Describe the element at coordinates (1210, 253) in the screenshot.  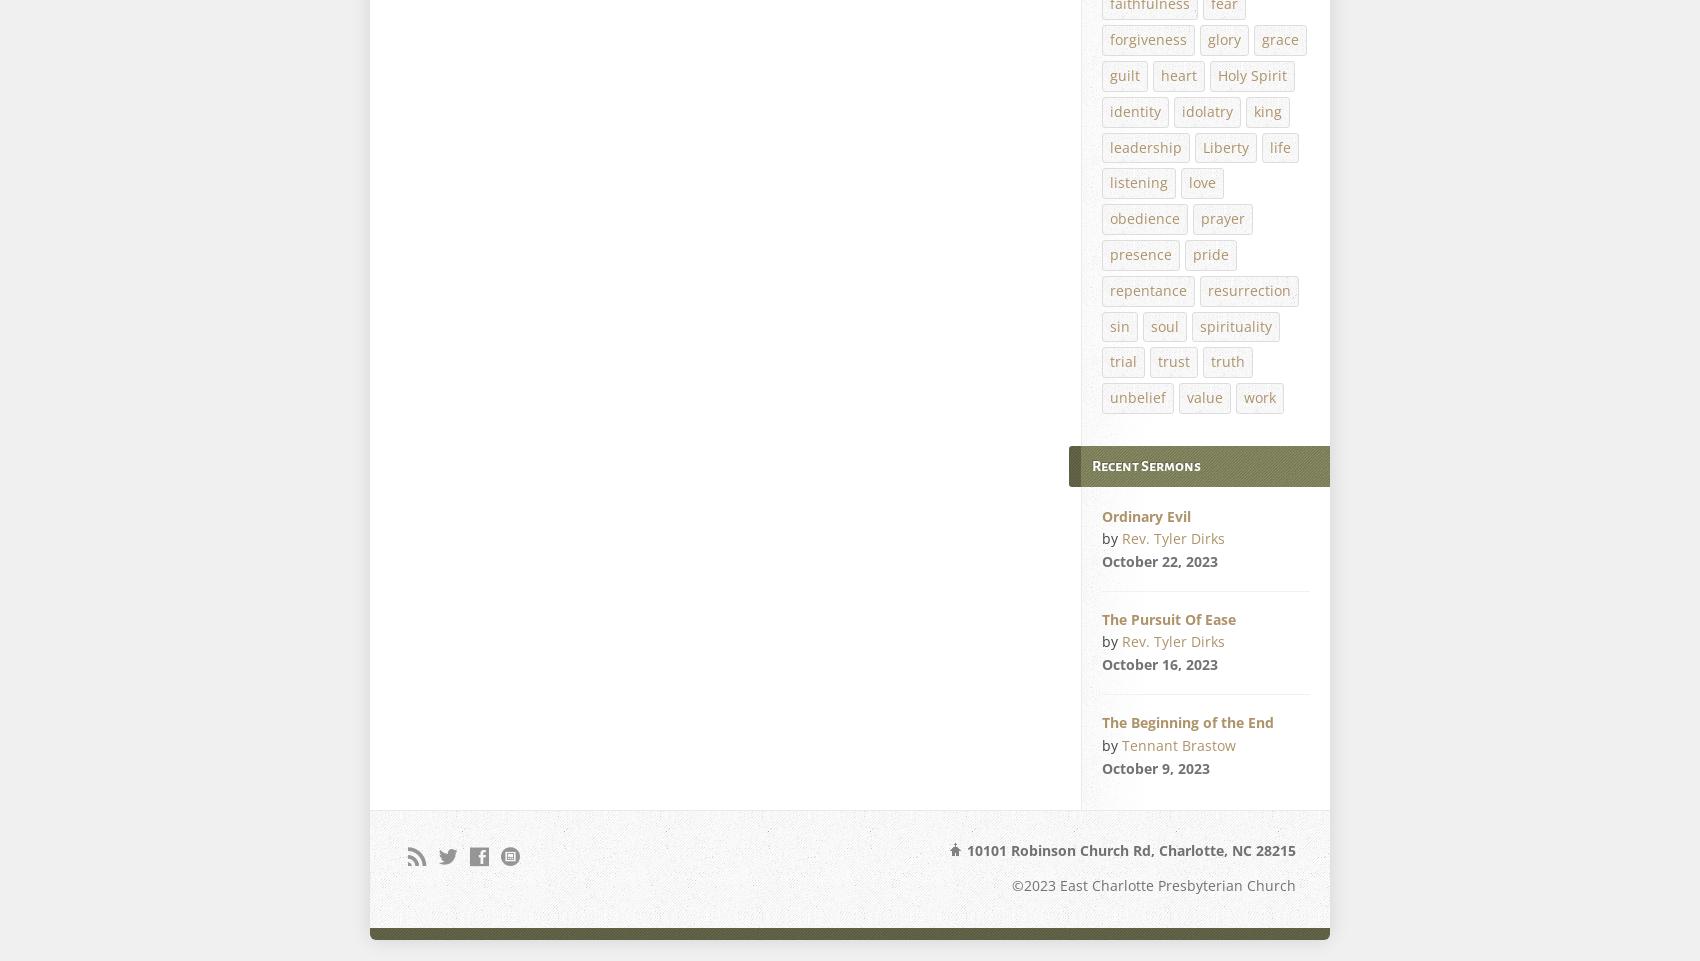
I see `'pride'` at that location.